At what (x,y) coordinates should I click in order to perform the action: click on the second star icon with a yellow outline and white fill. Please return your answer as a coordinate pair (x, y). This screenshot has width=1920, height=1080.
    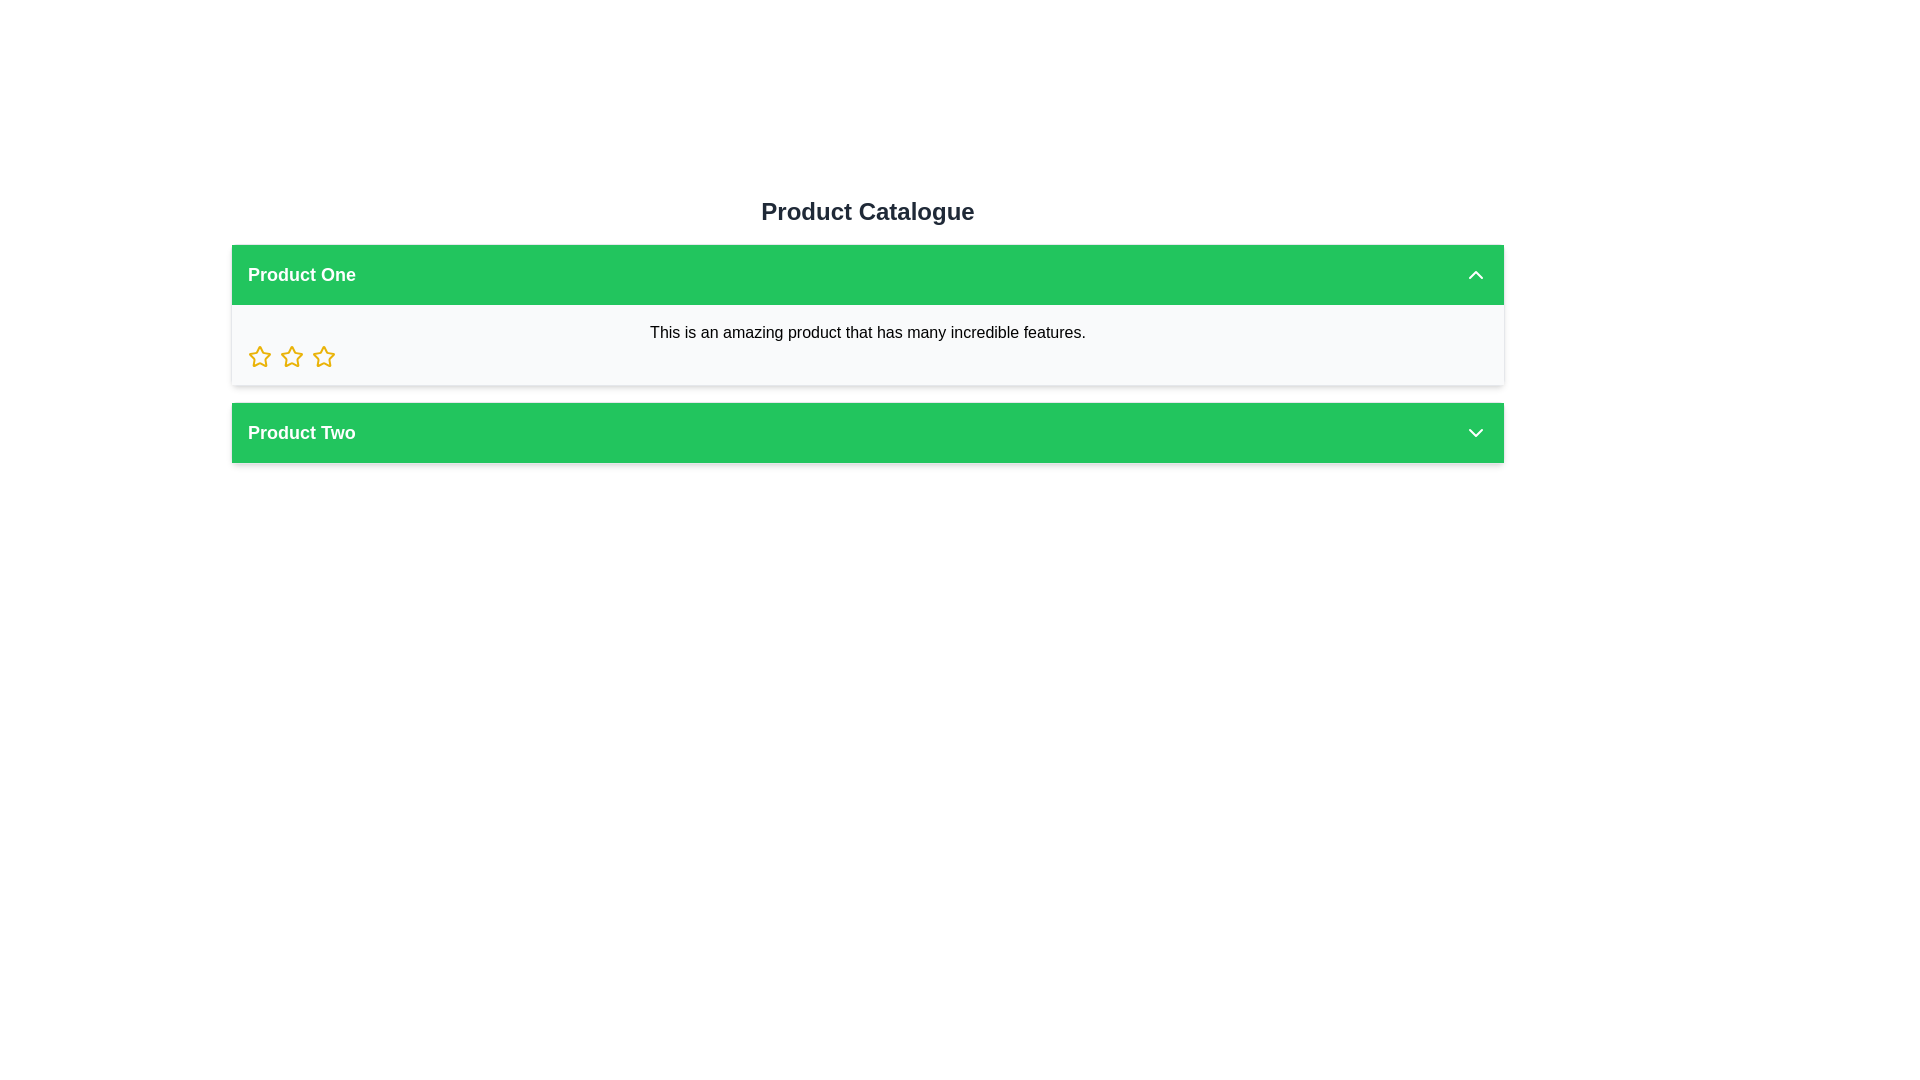
    Looking at the image, I should click on (291, 355).